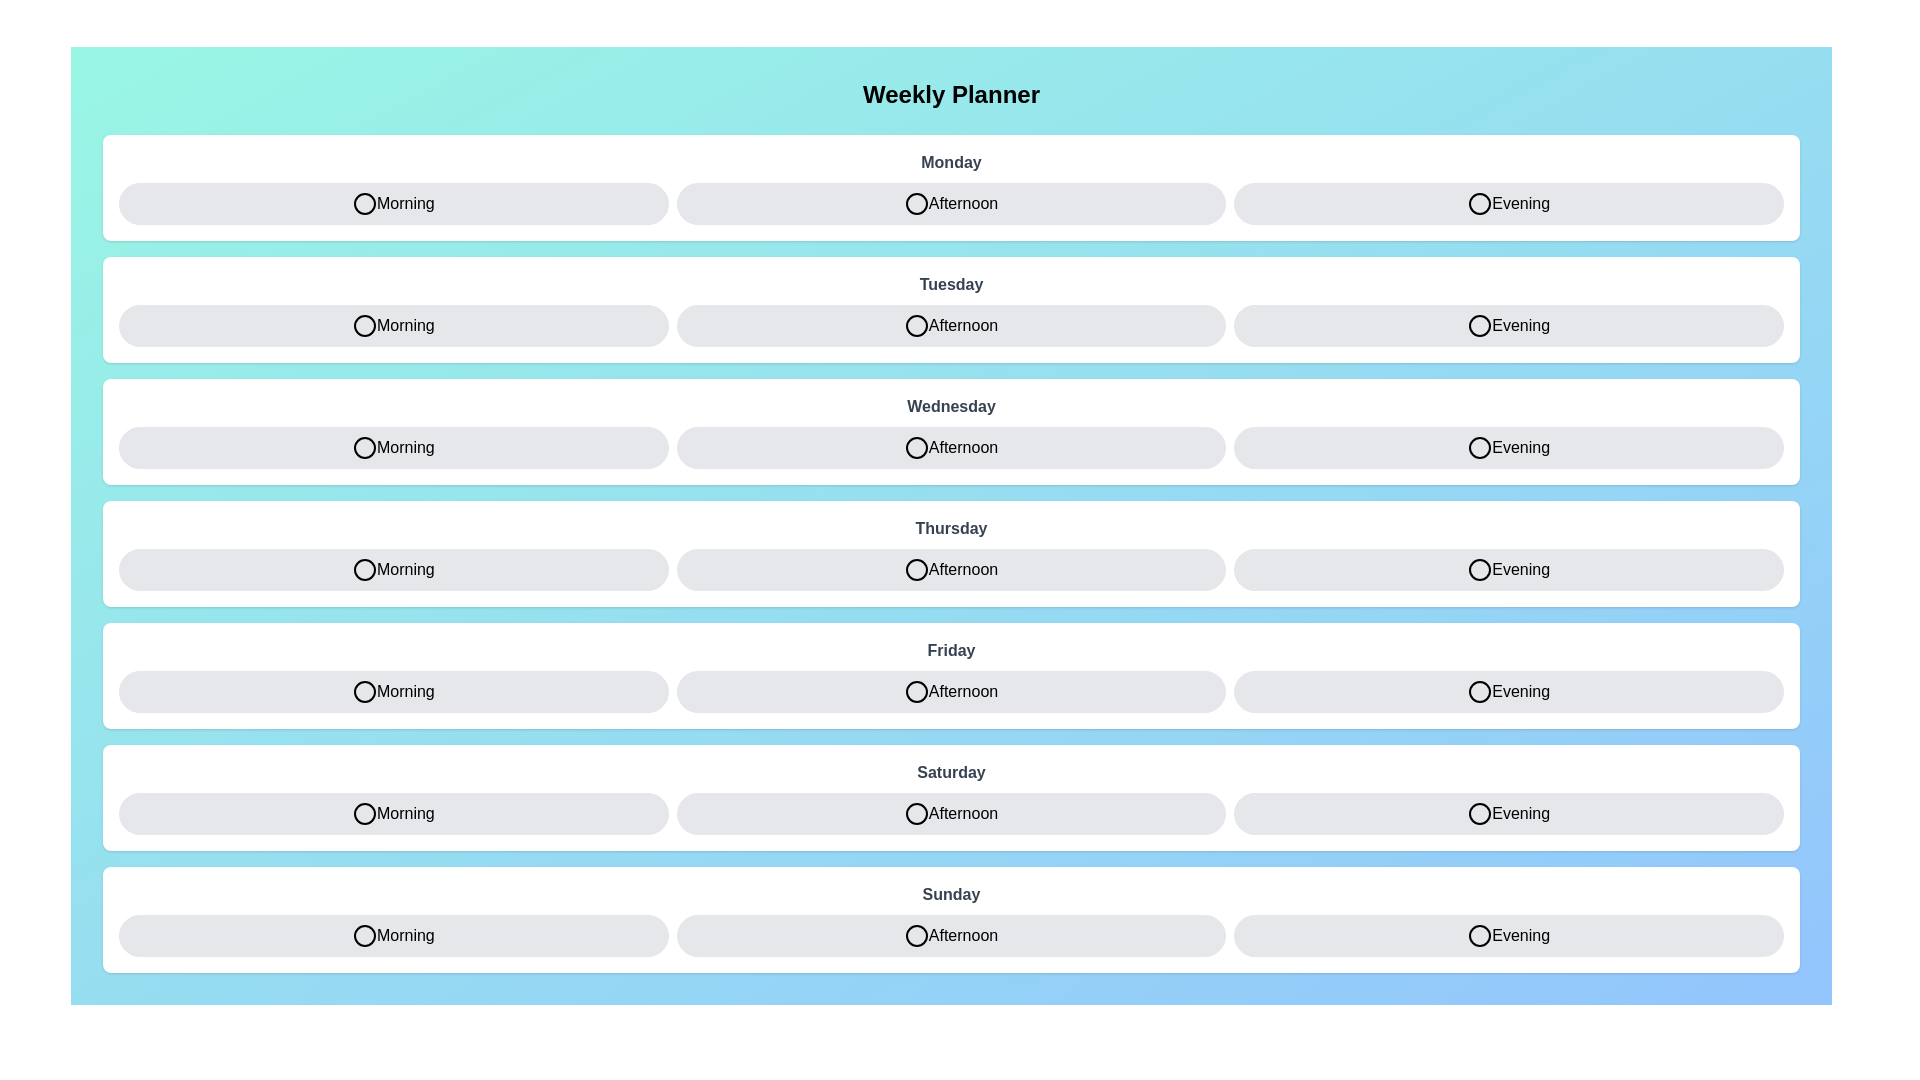 The width and height of the screenshot is (1920, 1080). Describe the element at coordinates (950, 95) in the screenshot. I see `the header text 'Weekly Planner'` at that location.